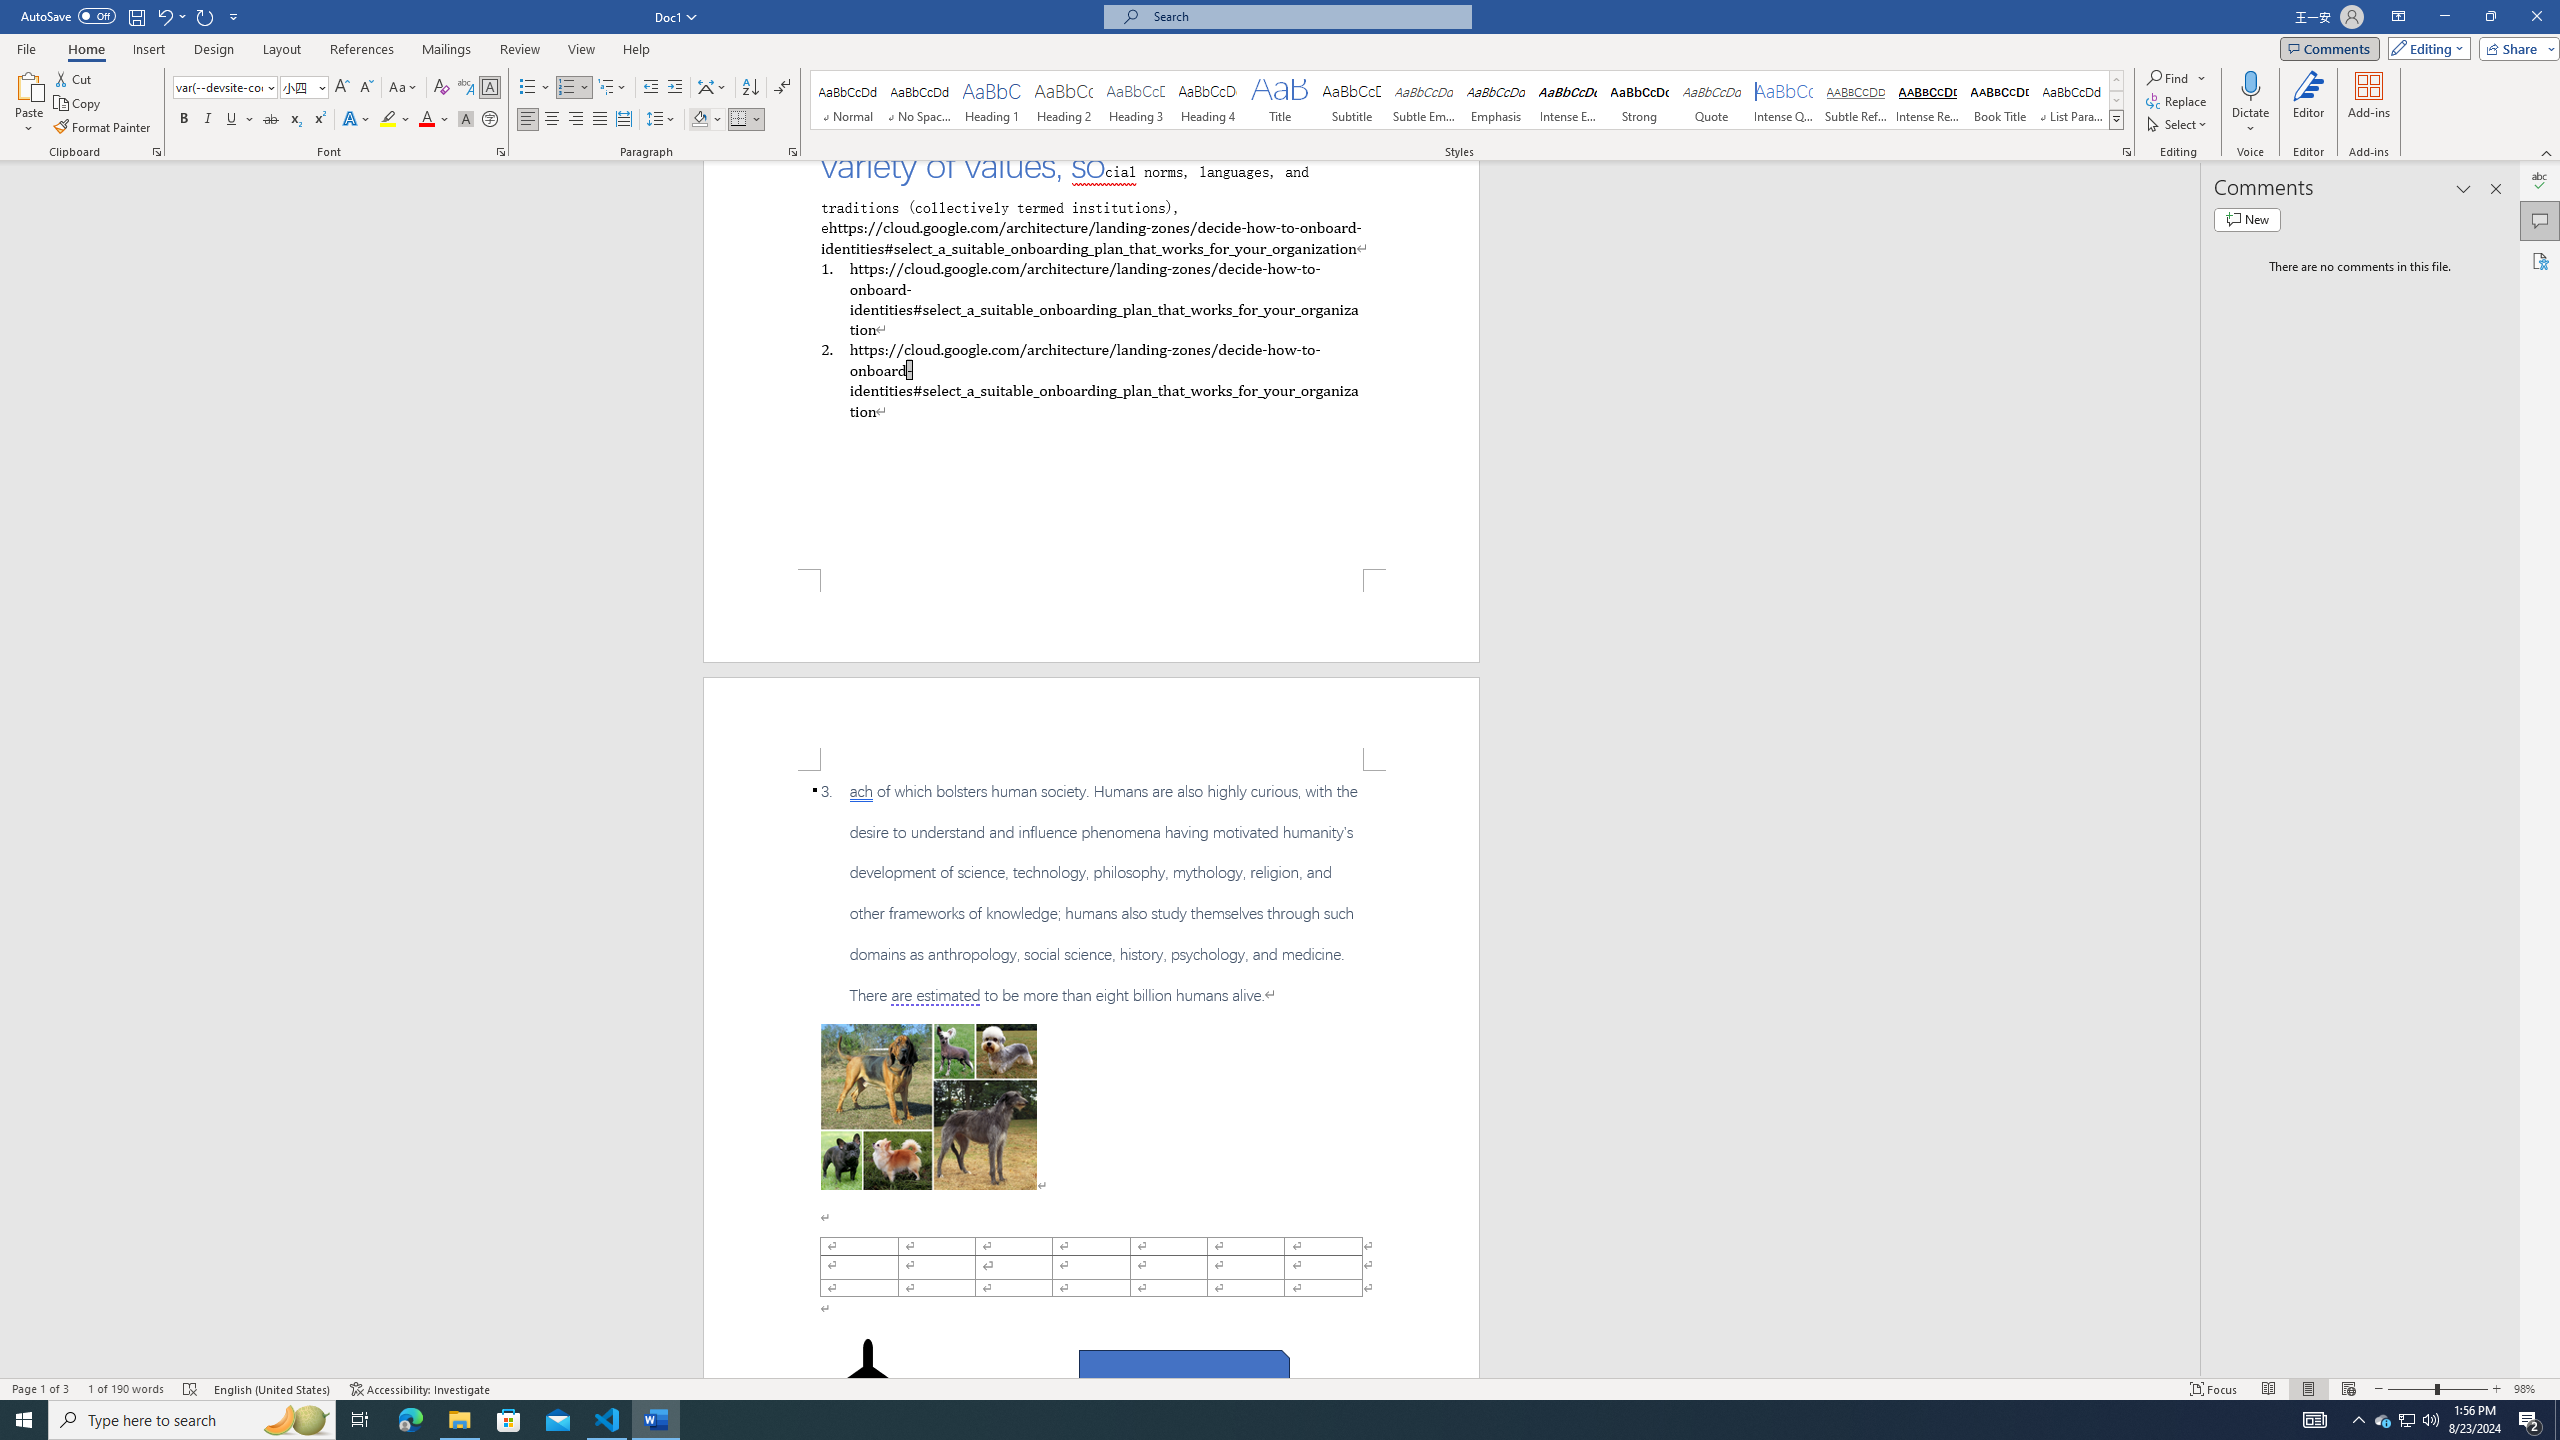 The height and width of the screenshot is (1440, 2560). Describe the element at coordinates (1467, 99) in the screenshot. I see `'AutomationID: QuickStylesGallery'` at that location.